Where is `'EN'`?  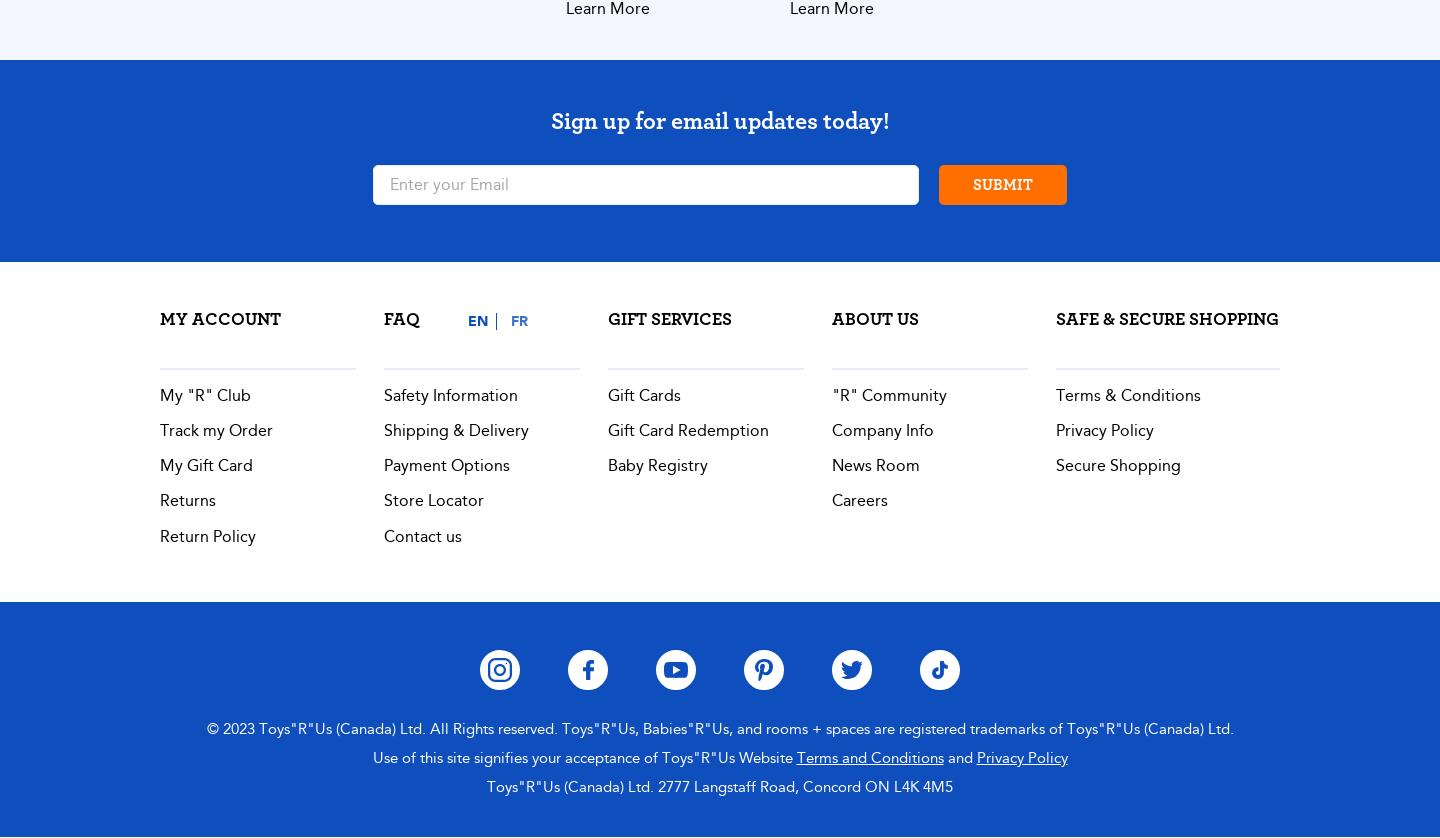 'EN' is located at coordinates (477, 319).